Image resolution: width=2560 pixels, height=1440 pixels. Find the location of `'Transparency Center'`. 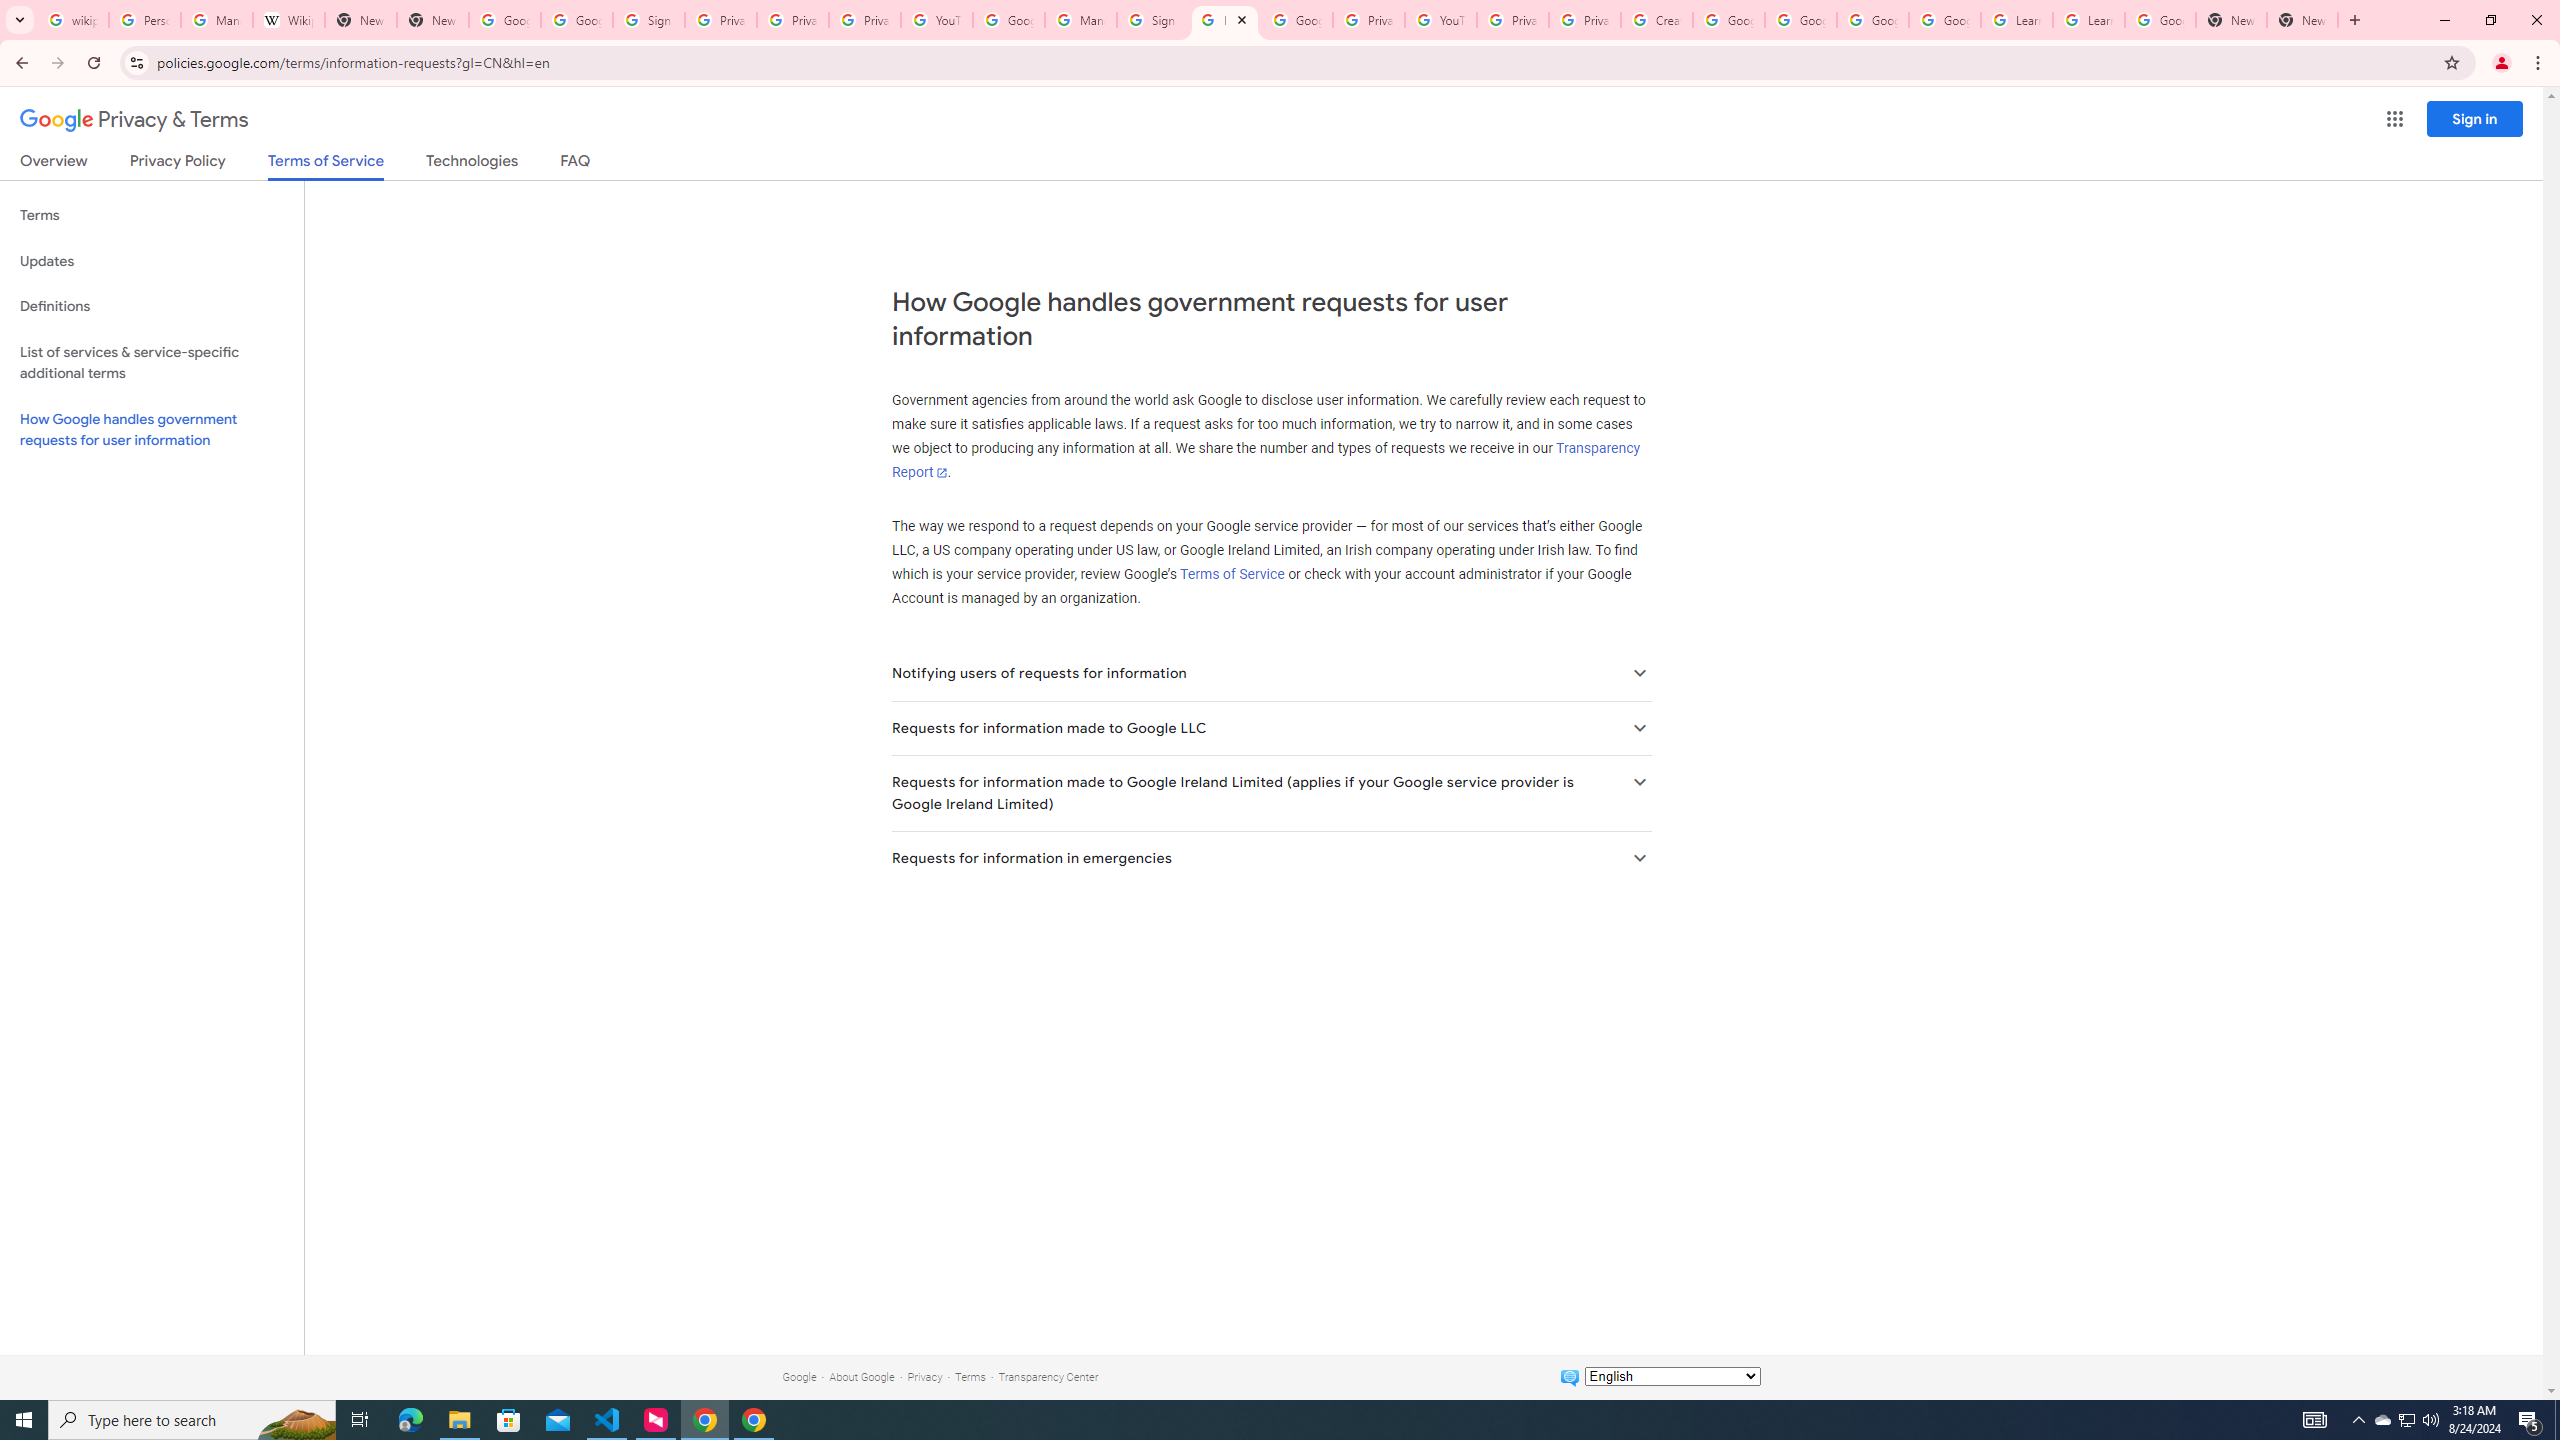

'Transparency Center' is located at coordinates (1047, 1376).